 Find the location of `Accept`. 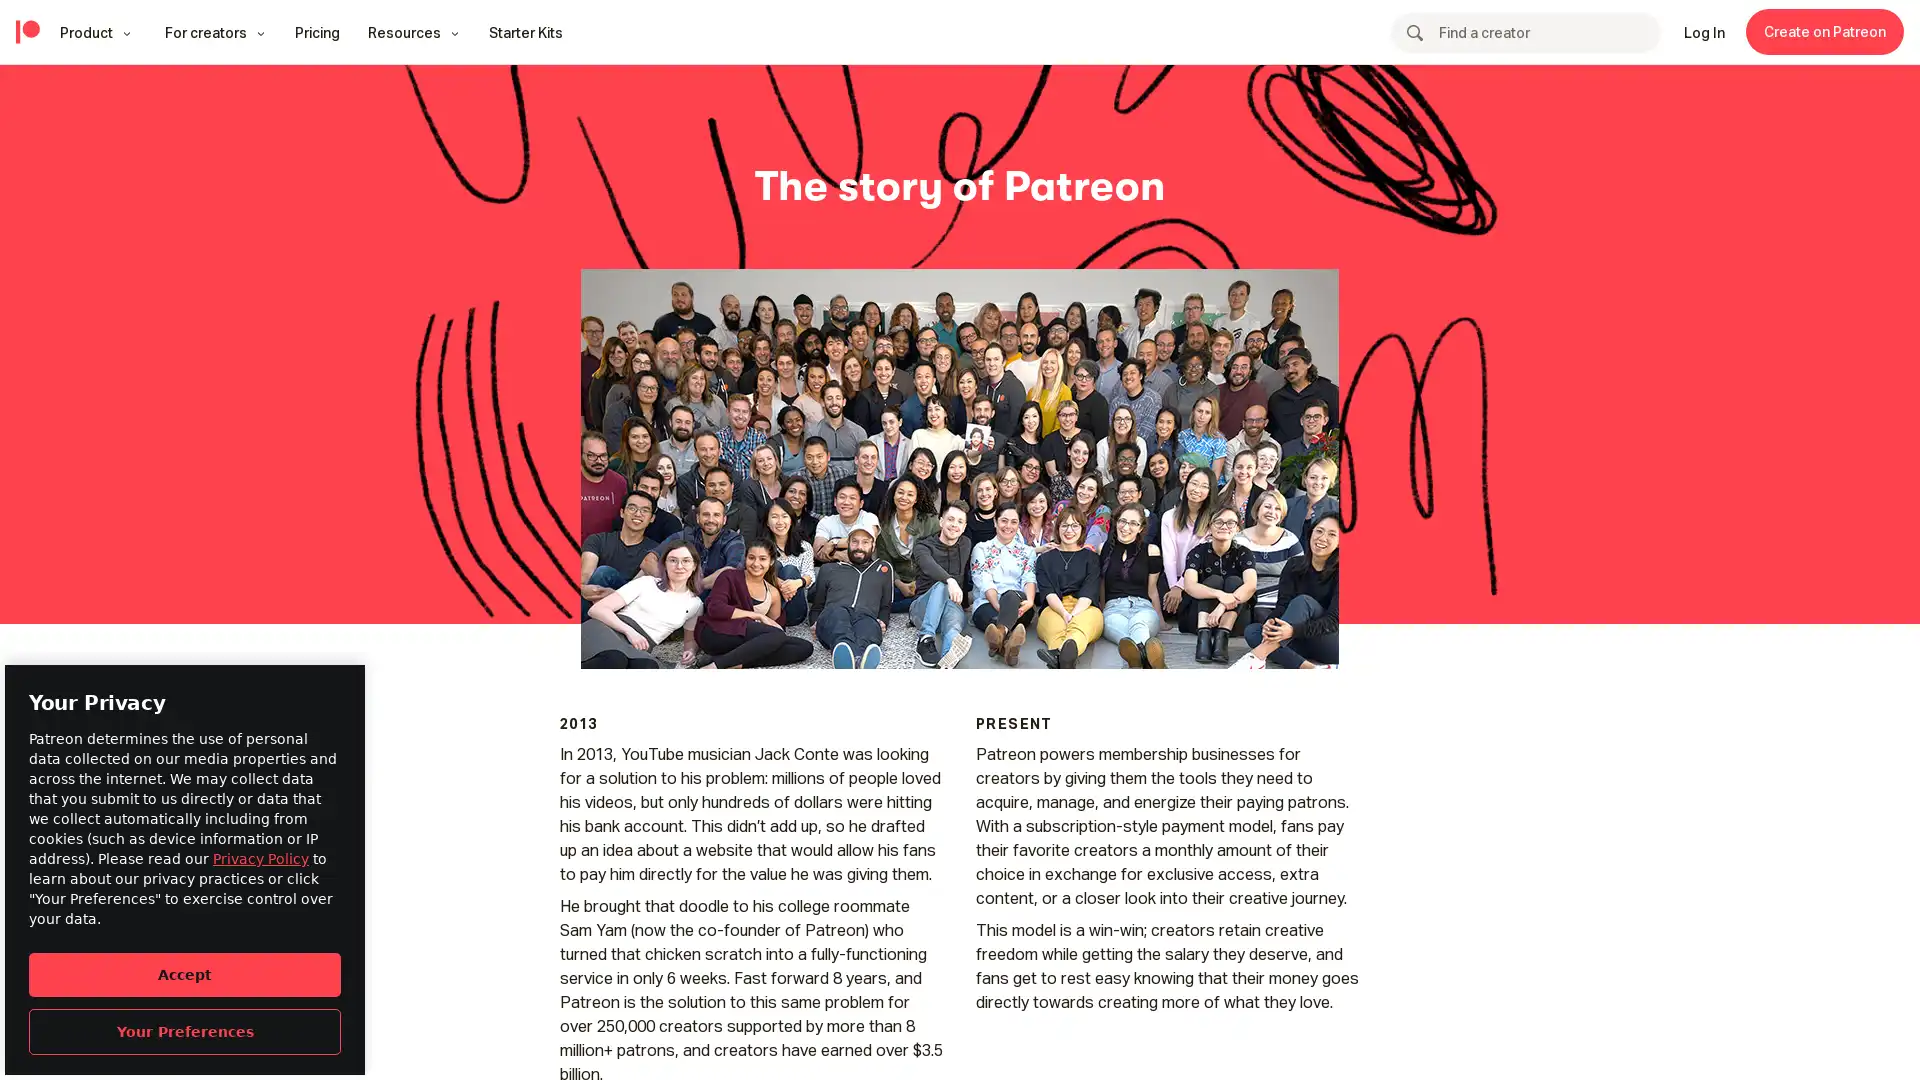

Accept is located at coordinates (185, 973).